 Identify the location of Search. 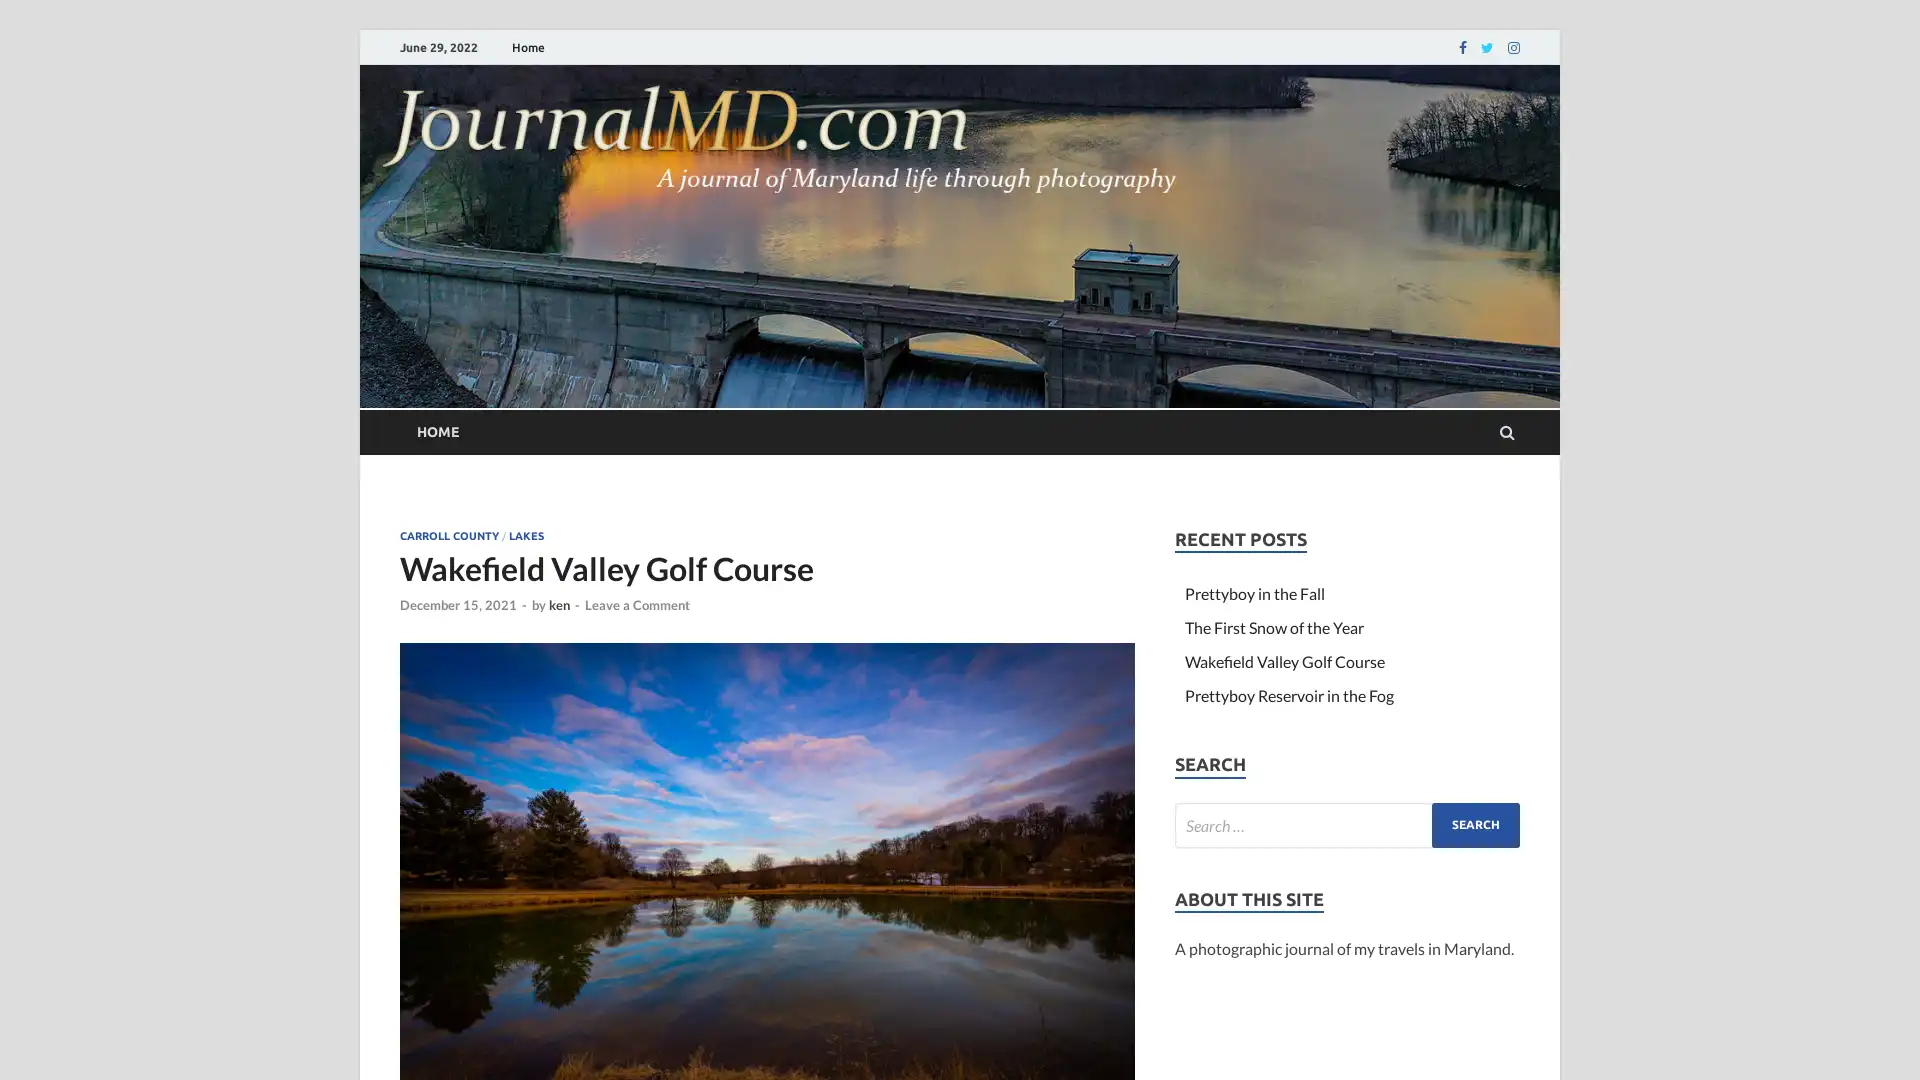
(1476, 824).